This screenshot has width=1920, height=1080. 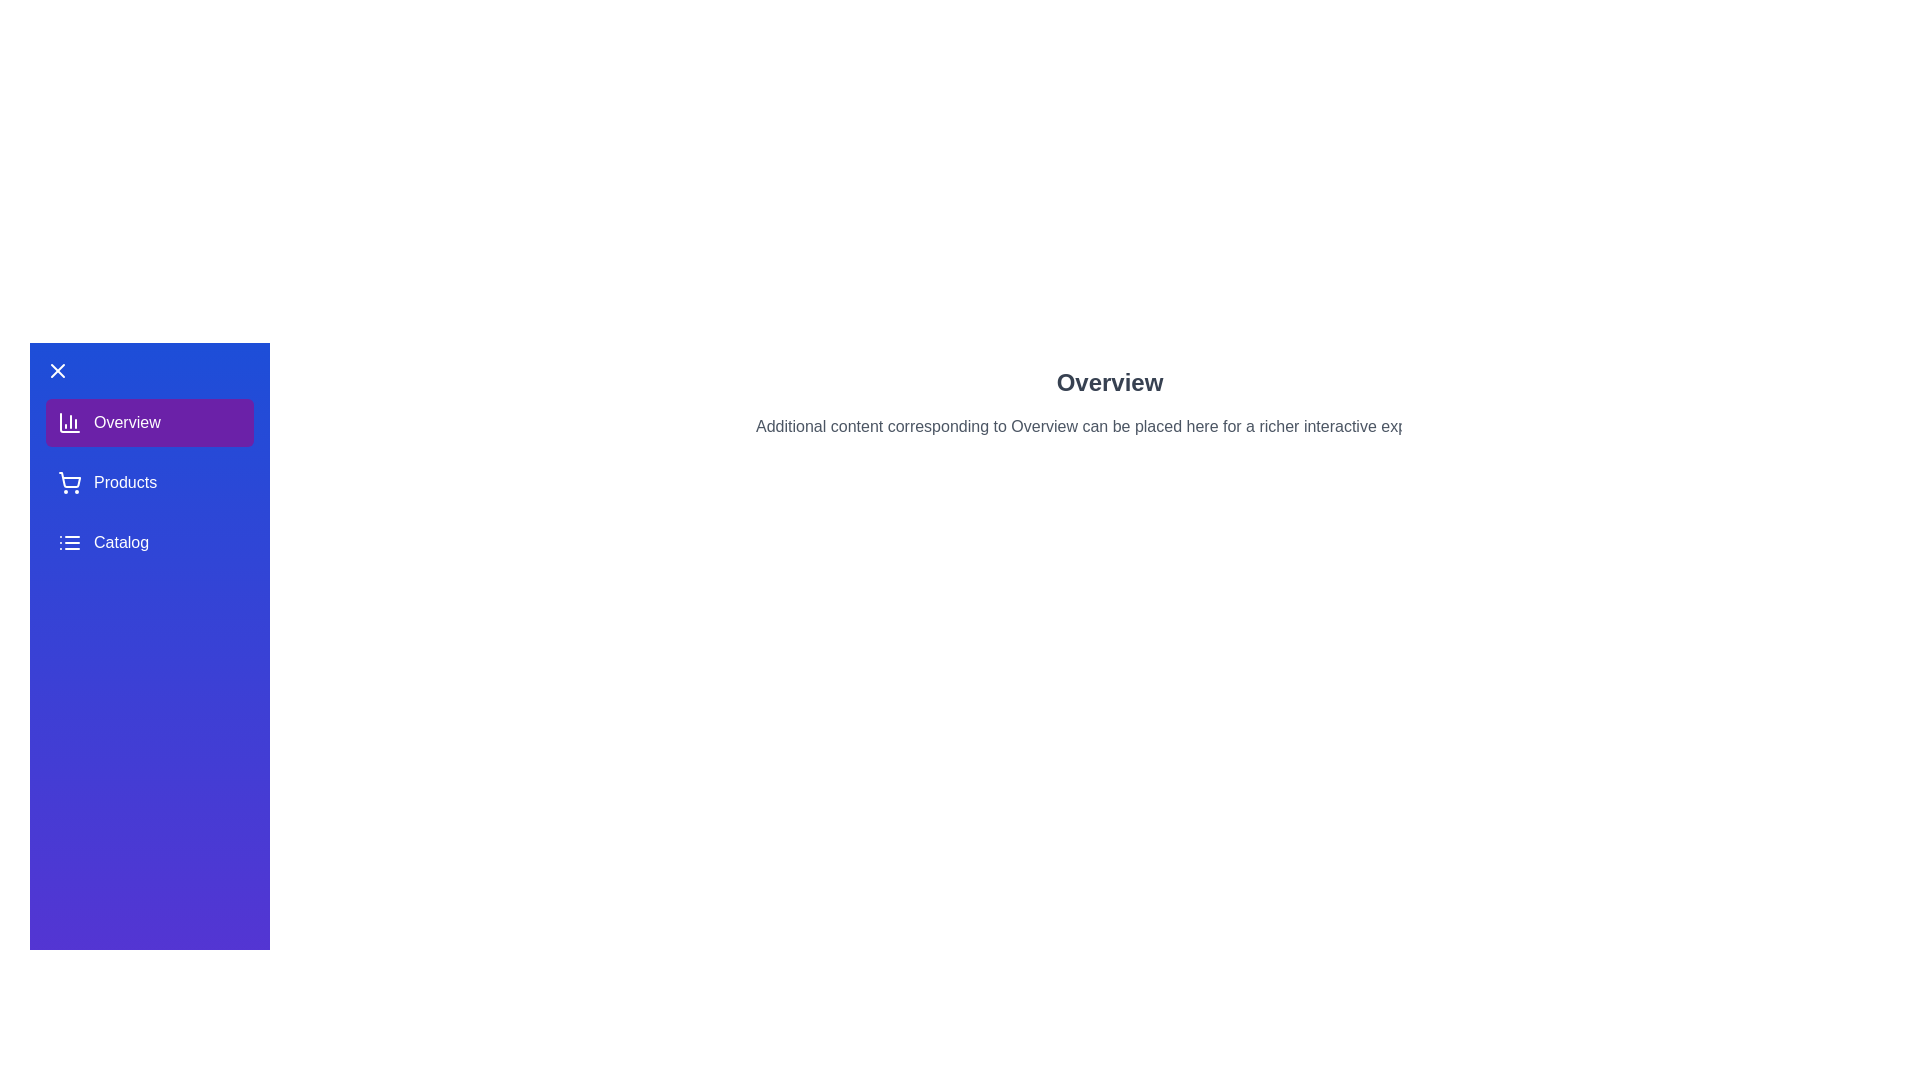 What do you see at coordinates (57, 370) in the screenshot?
I see `toggle button to toggle the drawer open or close` at bounding box center [57, 370].